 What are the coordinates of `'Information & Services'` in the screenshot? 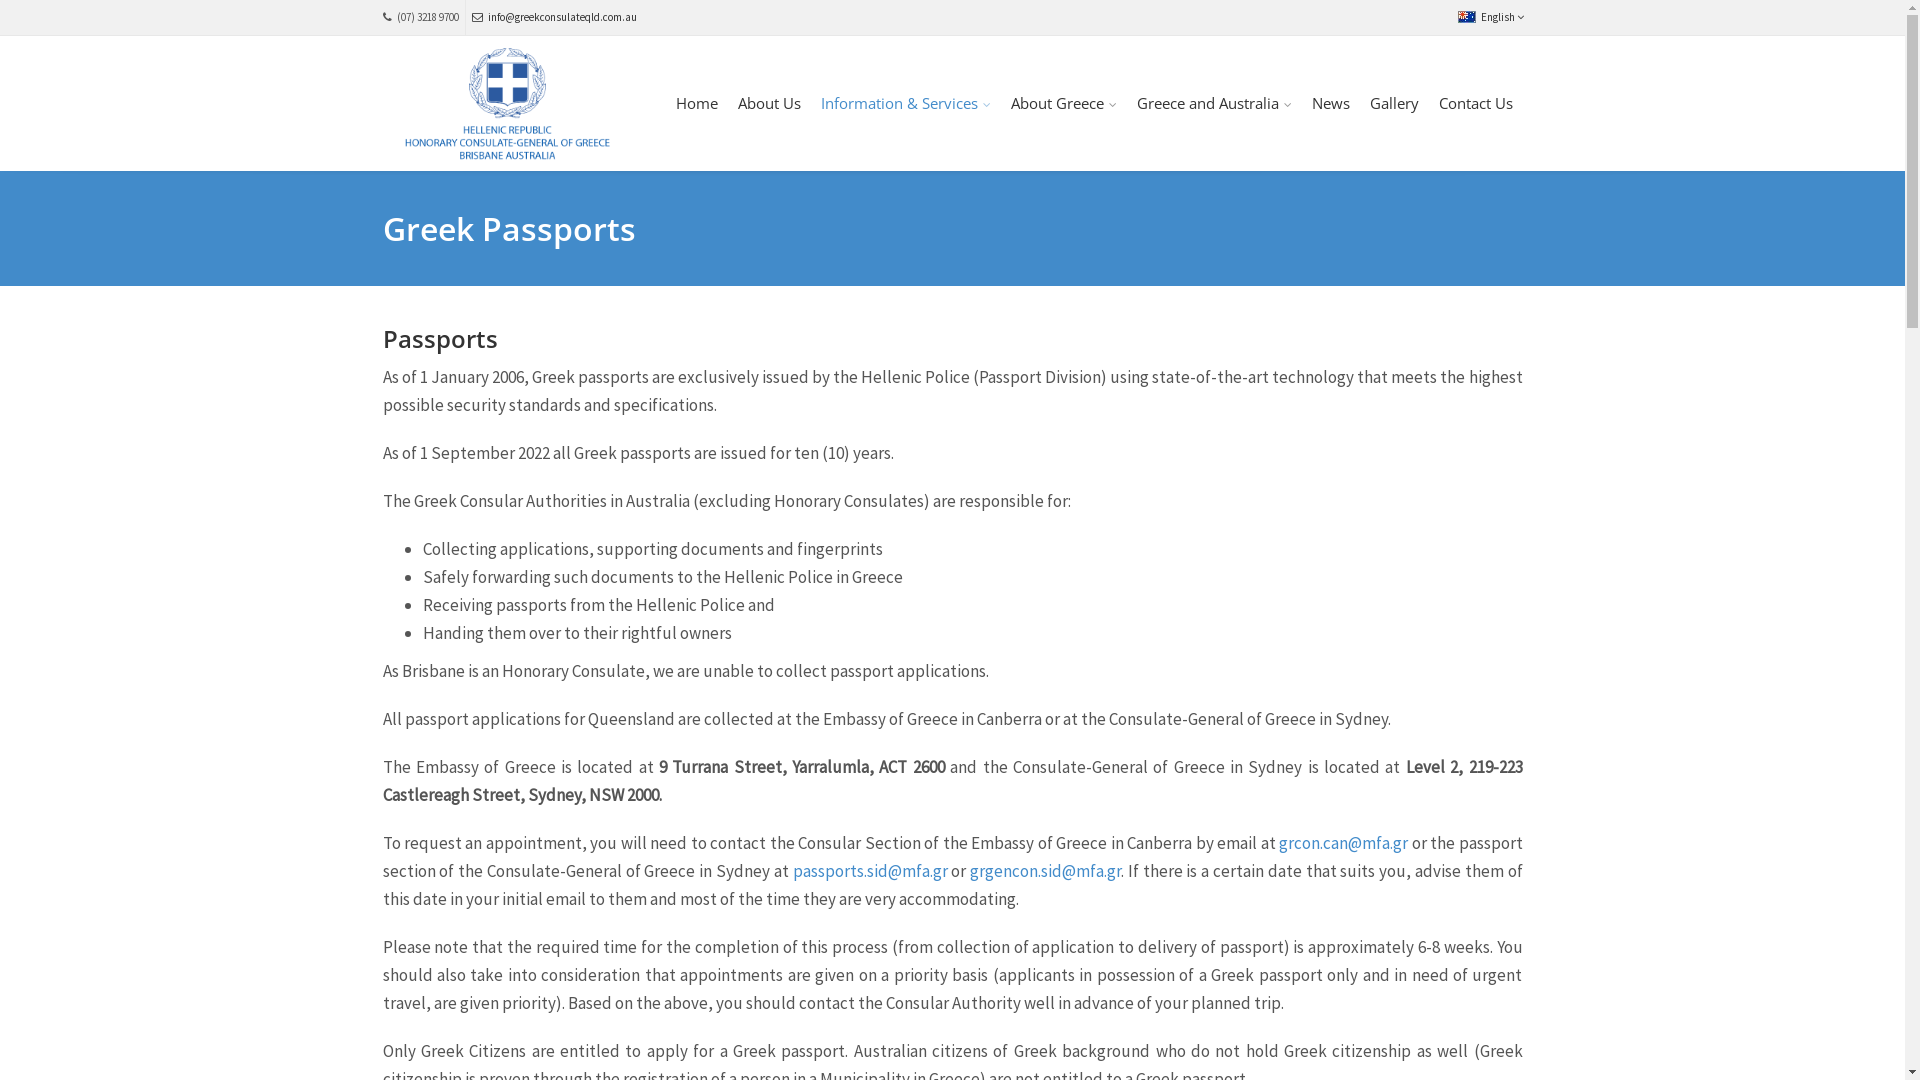 It's located at (904, 103).